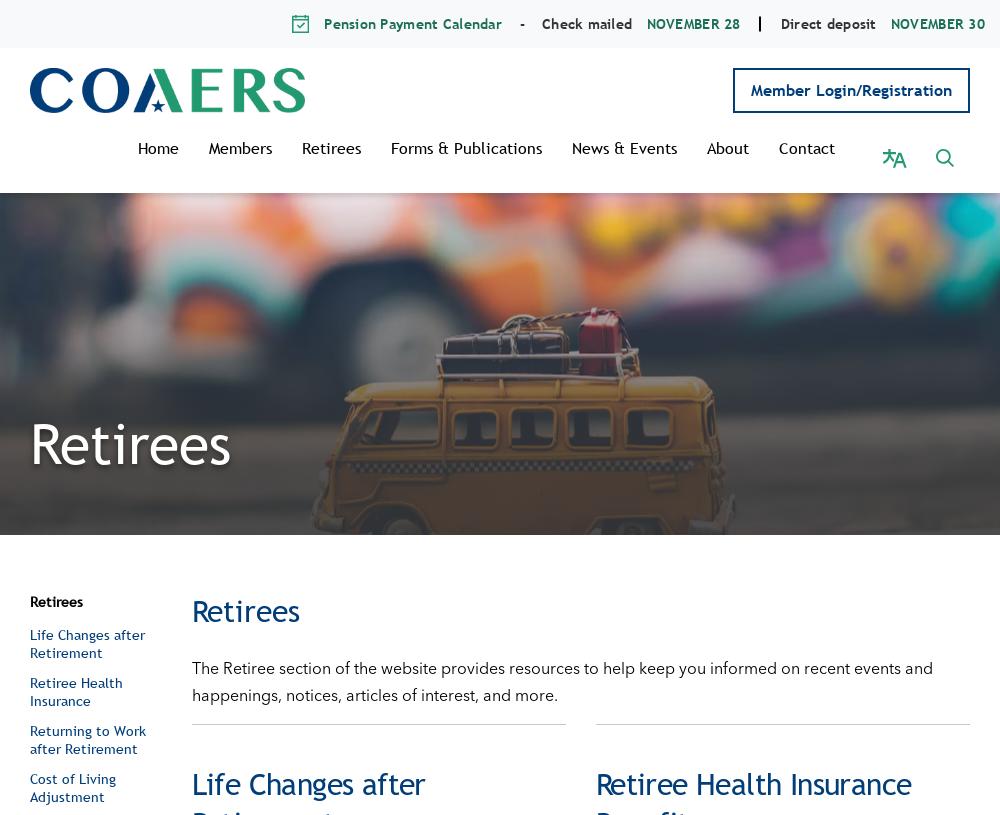 Image resolution: width=1000 pixels, height=815 pixels. I want to click on 'Life Changes after Retirement', so click(86, 622).